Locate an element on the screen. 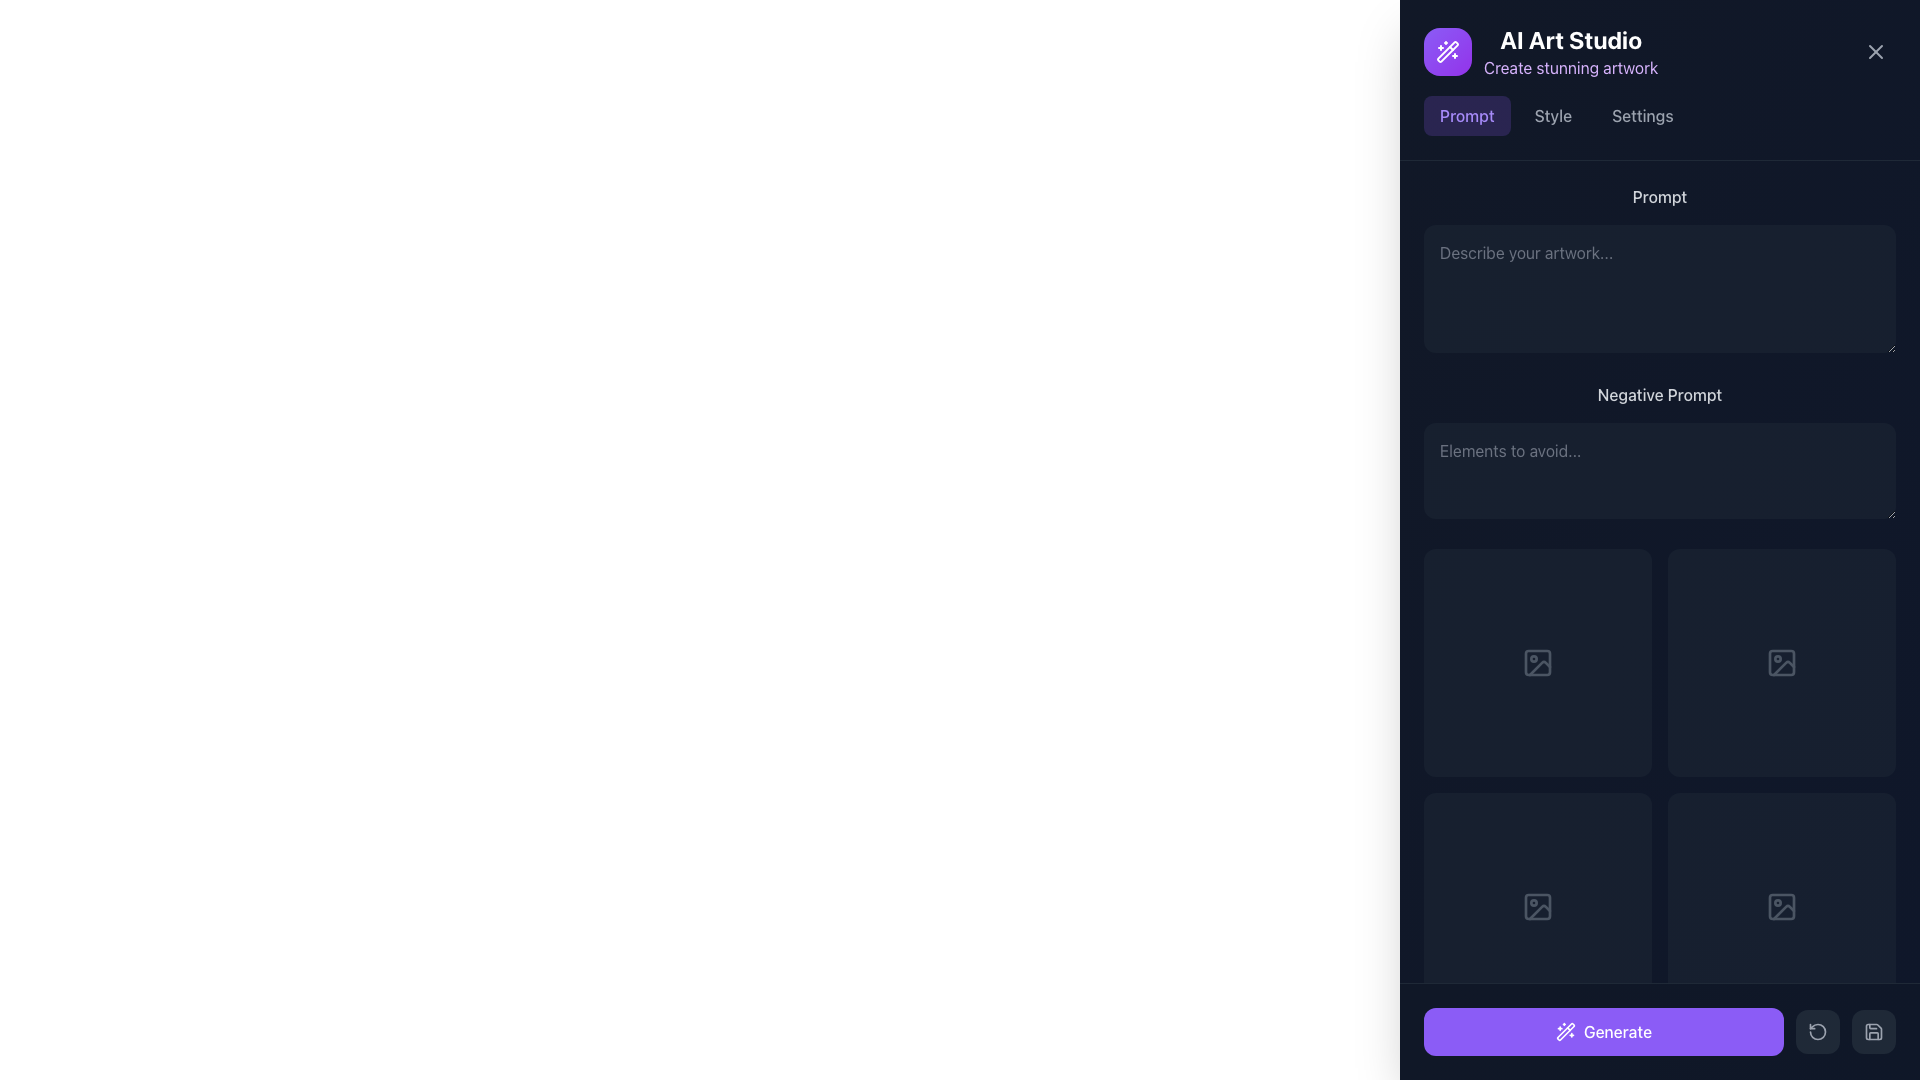 The width and height of the screenshot is (1920, 1080). the gray text label 'Negative Prompt' located in the right-hand panel above the input area with placeholder text 'Elements to avoid...' is located at coordinates (1660, 394).